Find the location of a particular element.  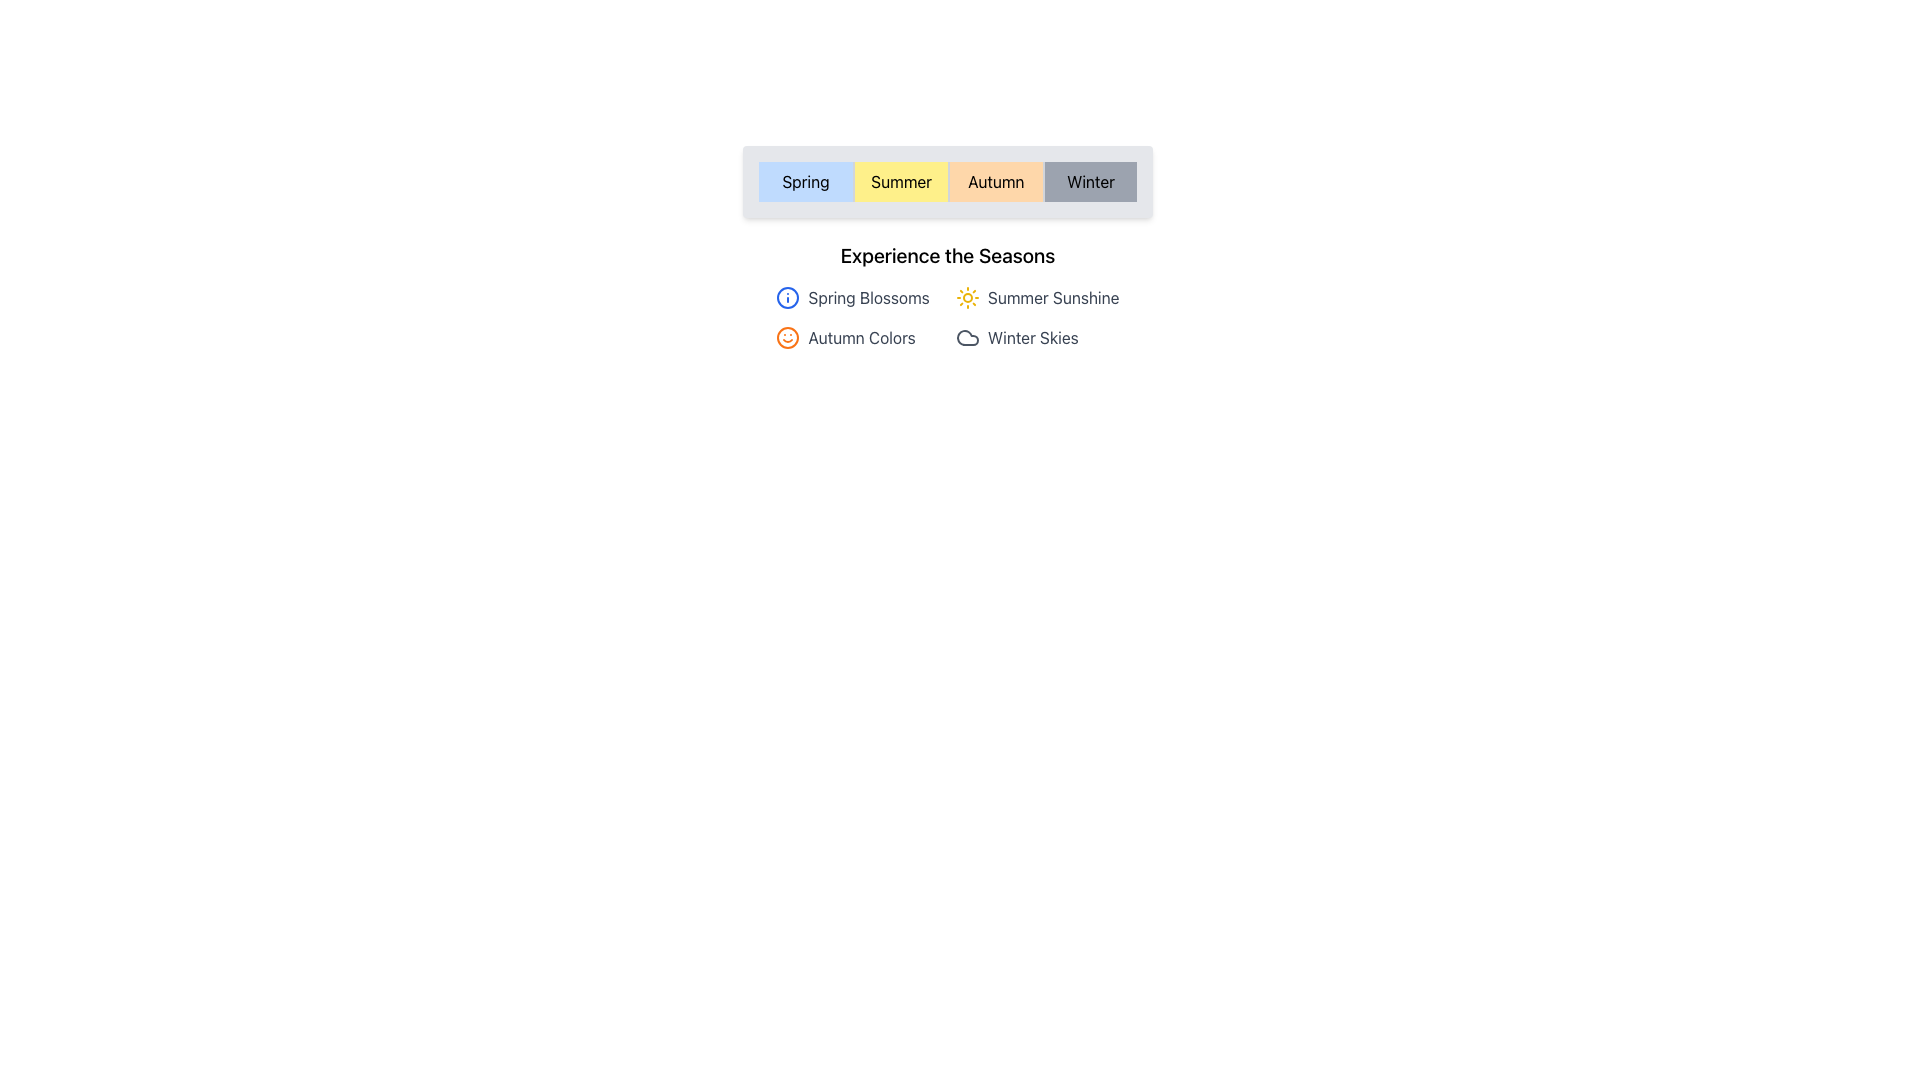

the labeled item 'Winter Skies' with a cloud icon is located at coordinates (1037, 337).